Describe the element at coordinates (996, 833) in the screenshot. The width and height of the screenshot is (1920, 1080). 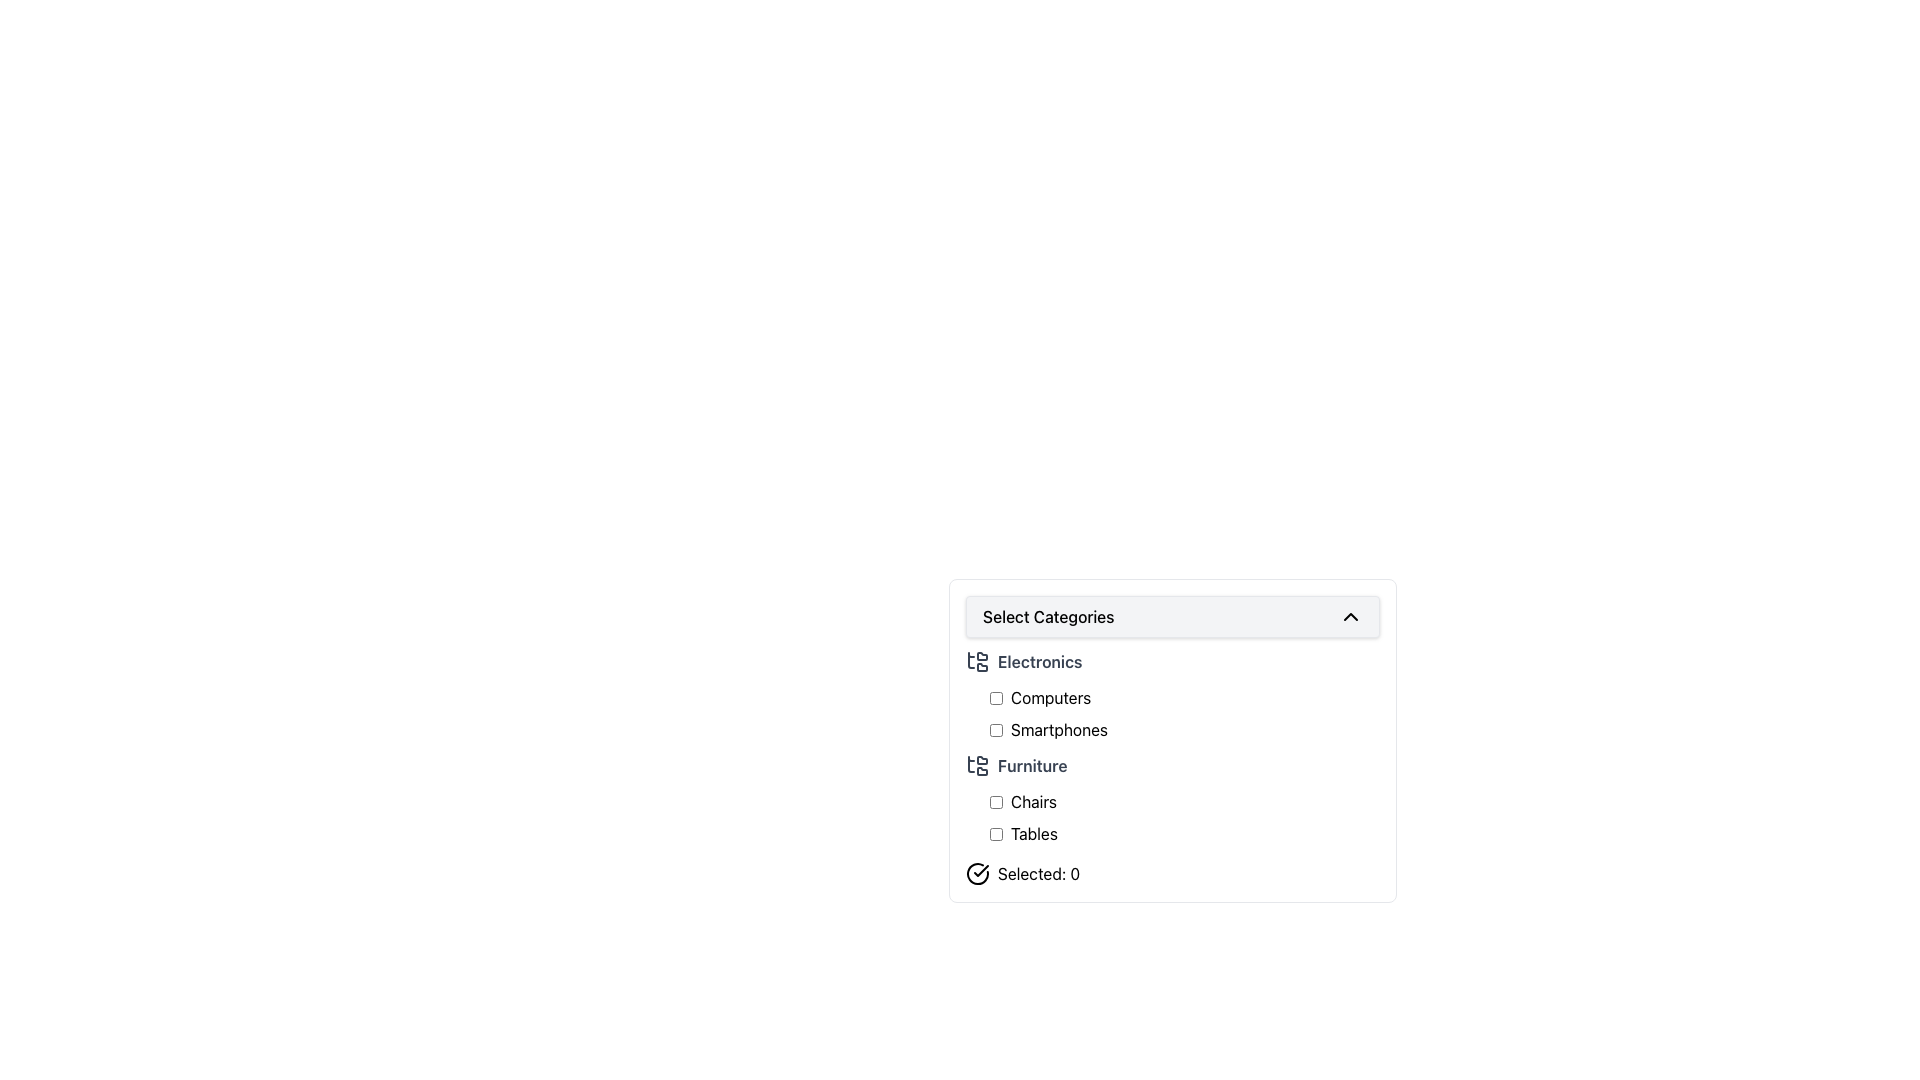
I see `the checkbox for the 'Tables' category in the 'Furniture' section` at that location.